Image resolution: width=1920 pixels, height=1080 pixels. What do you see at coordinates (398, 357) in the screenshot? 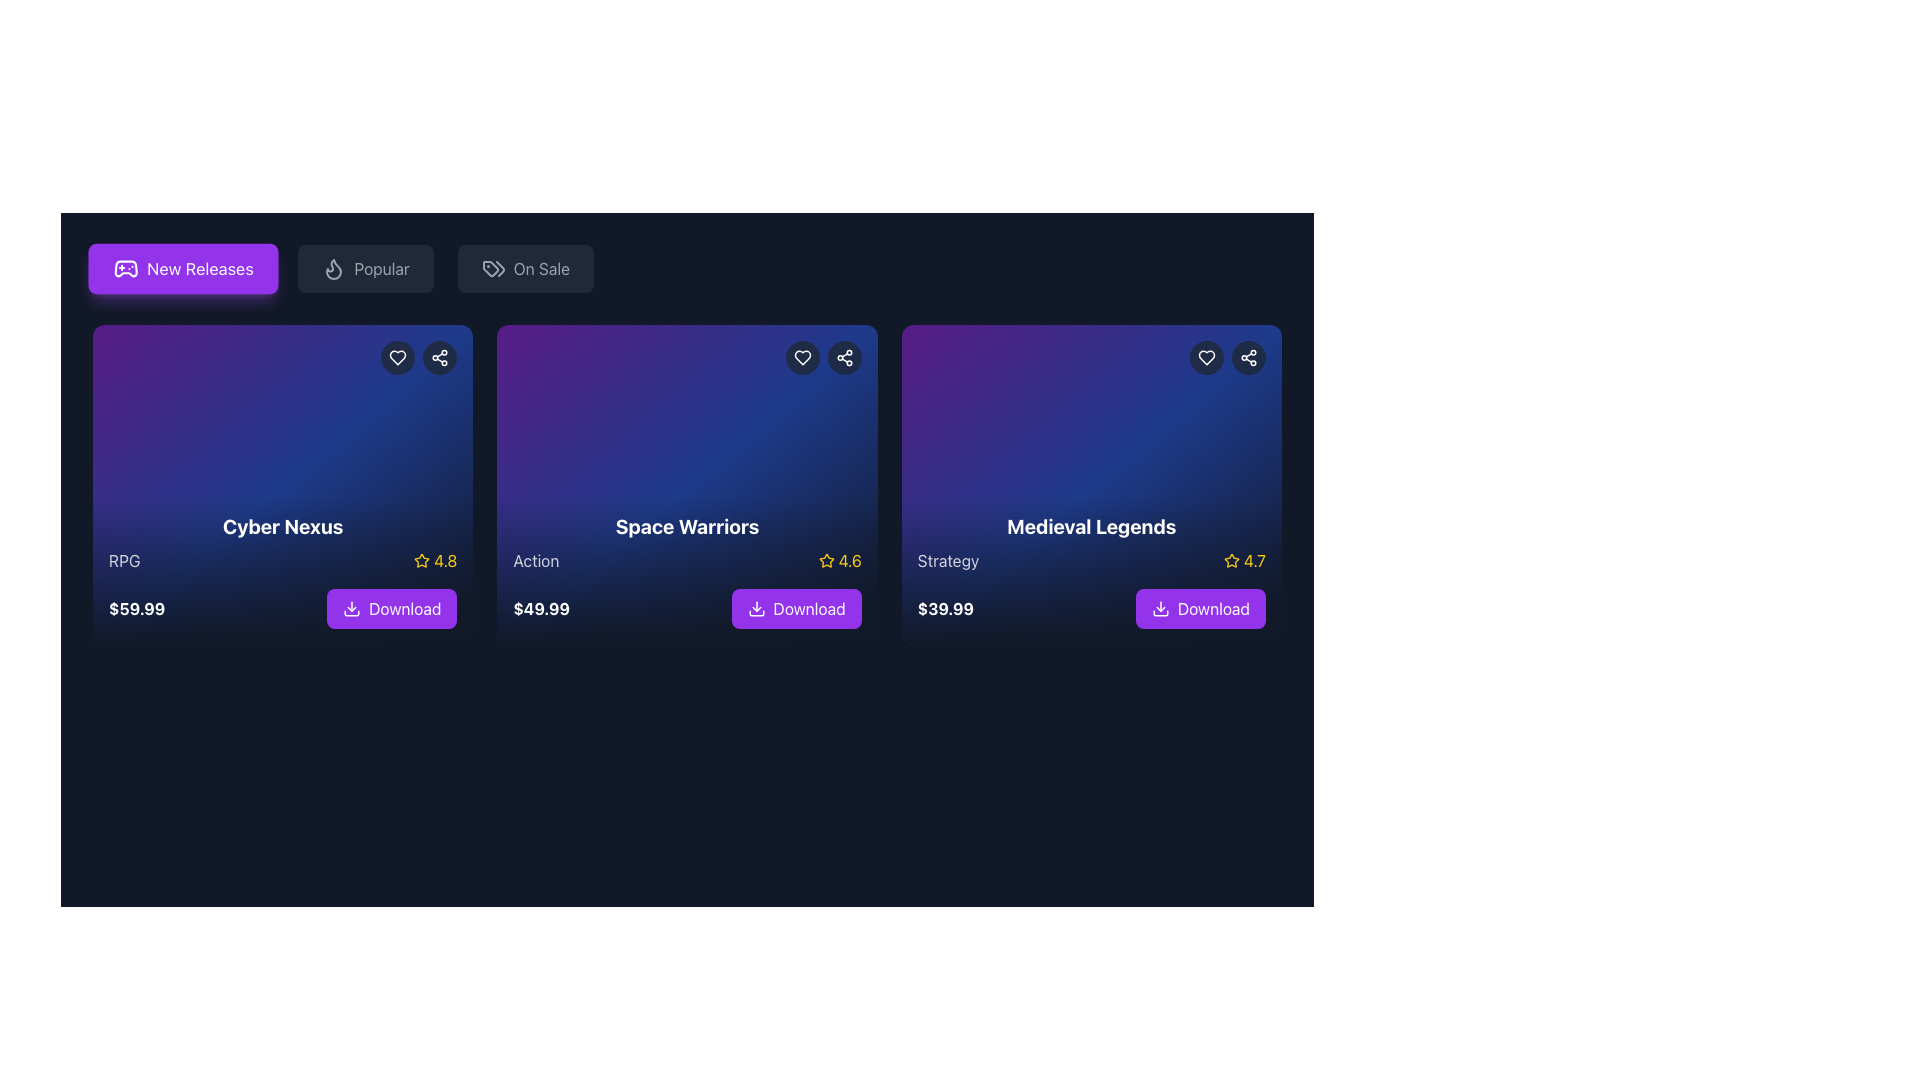
I see `the favorite button for the 'Cyber Nexus' game located at the top-right corner of the card` at bounding box center [398, 357].